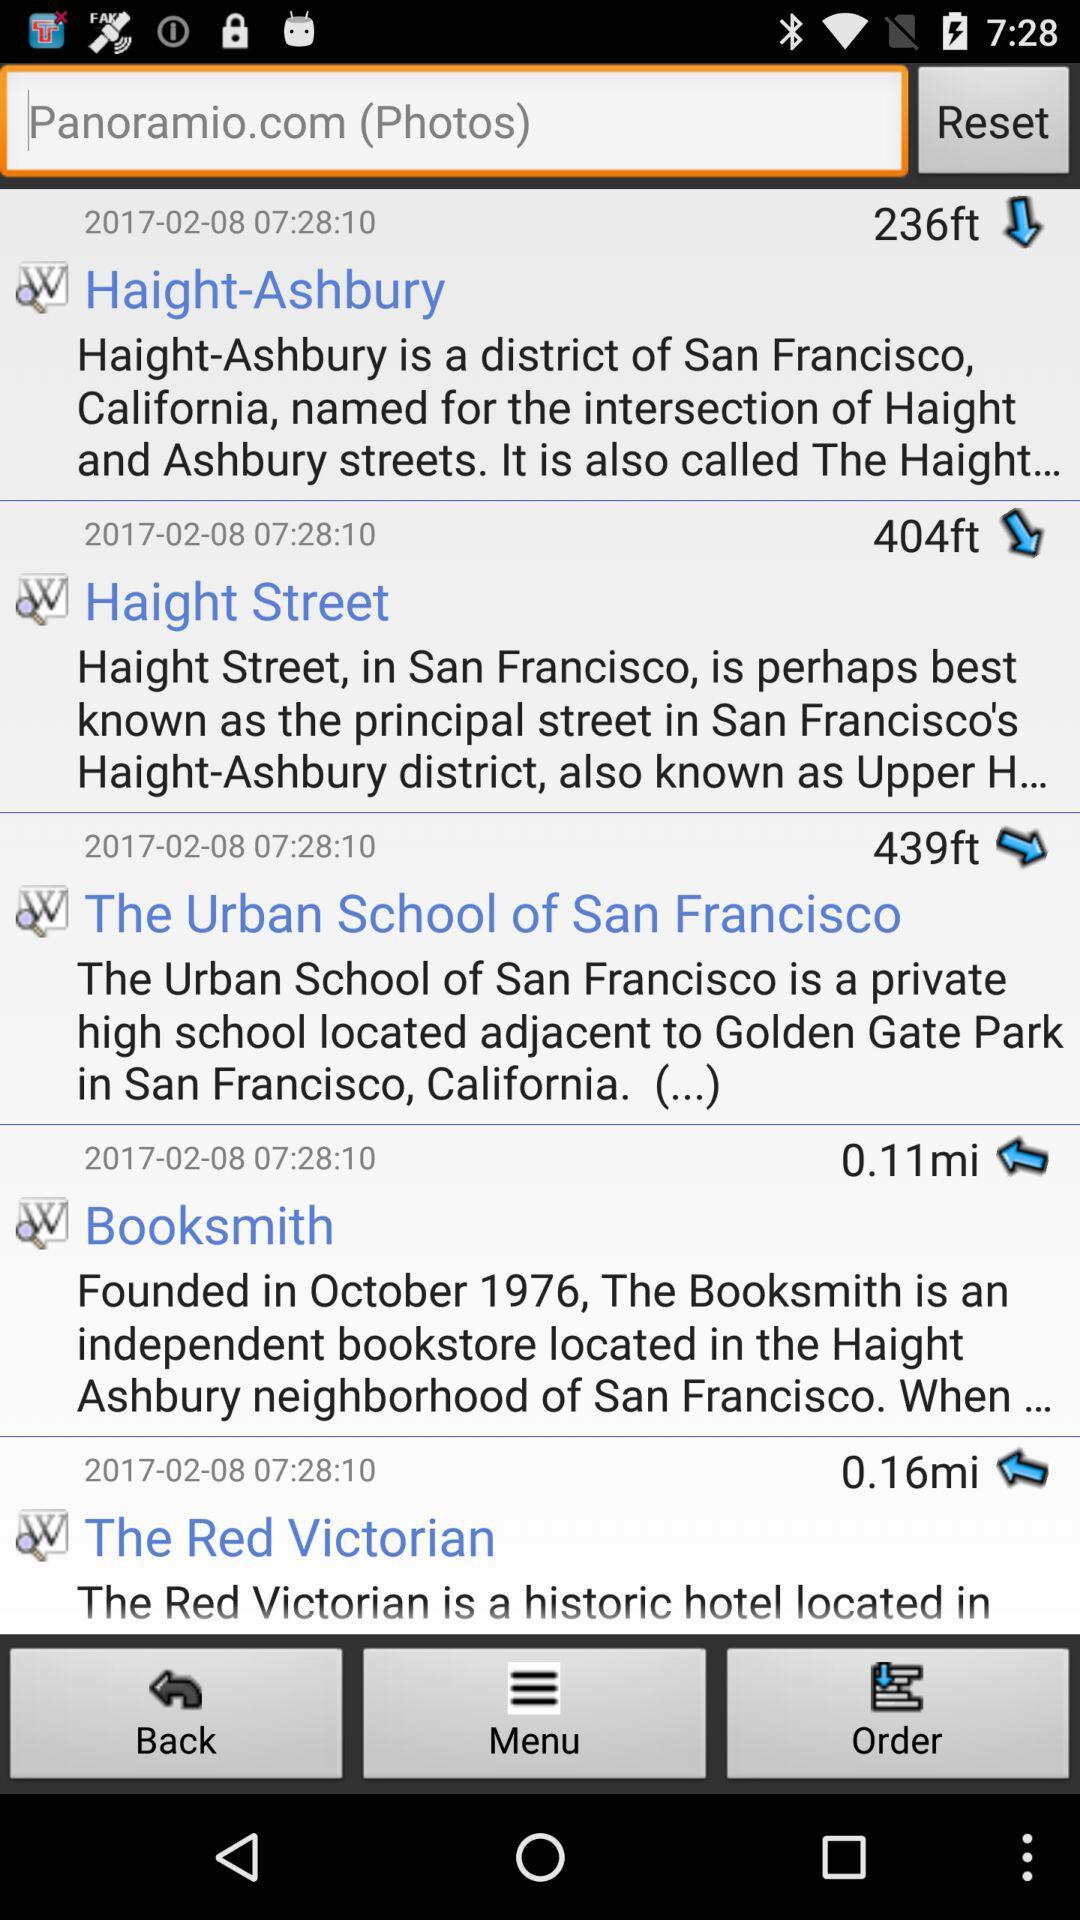 The height and width of the screenshot is (1920, 1080). Describe the element at coordinates (454, 124) in the screenshot. I see `reset` at that location.